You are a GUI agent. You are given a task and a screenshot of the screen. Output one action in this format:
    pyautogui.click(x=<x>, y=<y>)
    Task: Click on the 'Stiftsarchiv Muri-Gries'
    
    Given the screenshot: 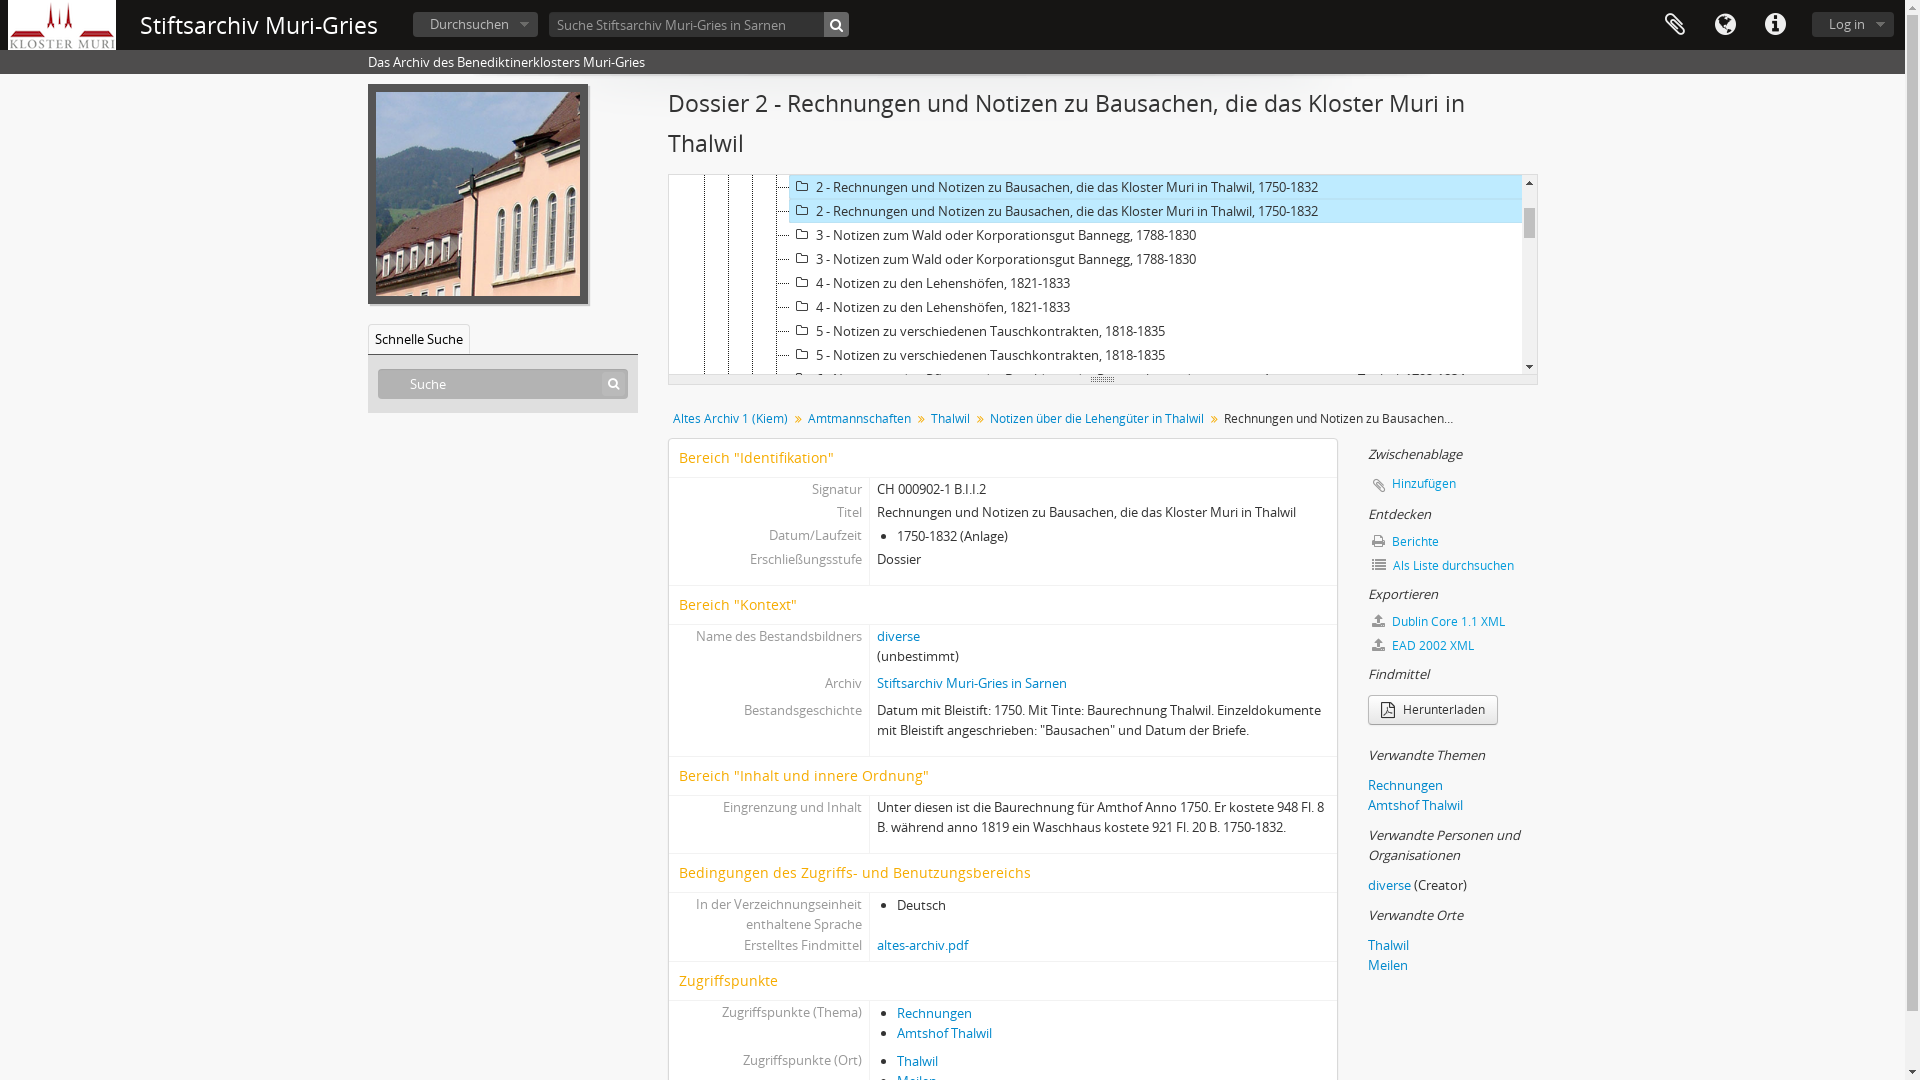 What is the action you would take?
    pyautogui.click(x=258, y=25)
    